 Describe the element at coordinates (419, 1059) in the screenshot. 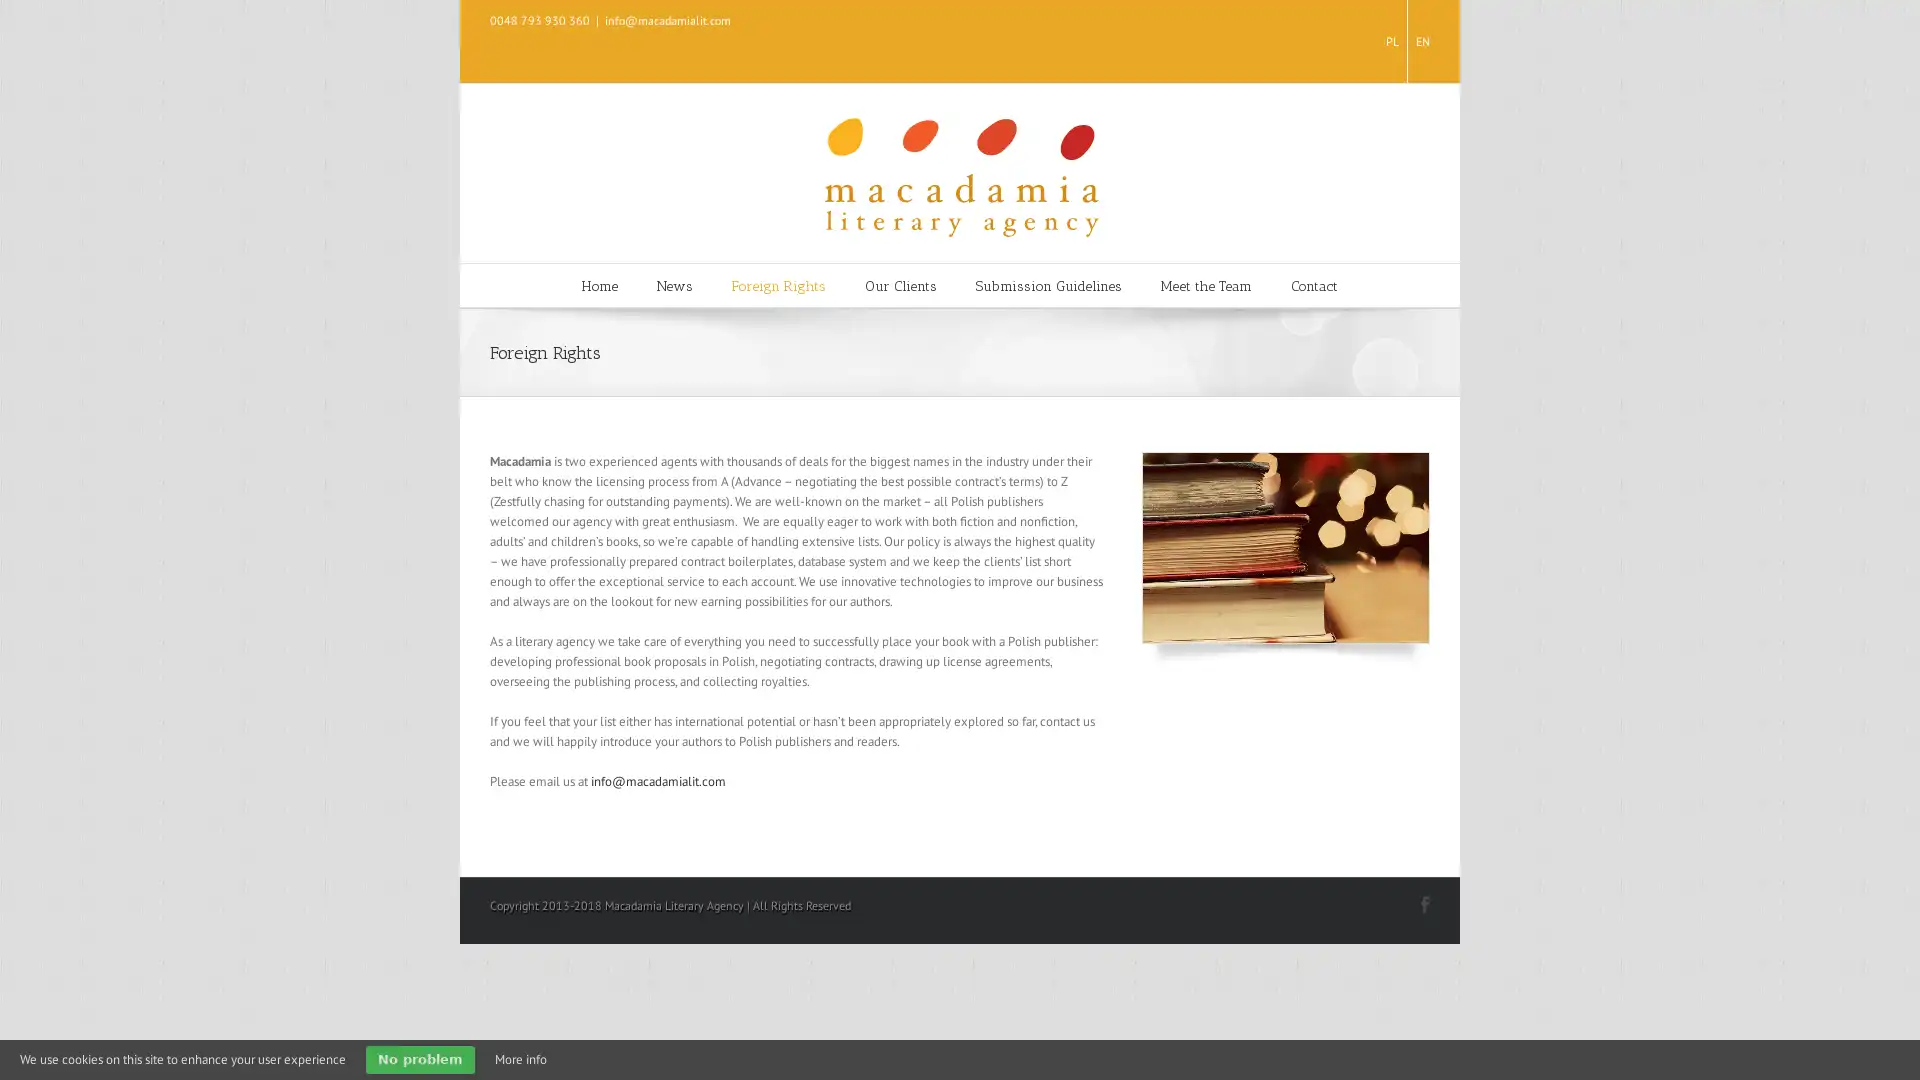

I see `No problem` at that location.